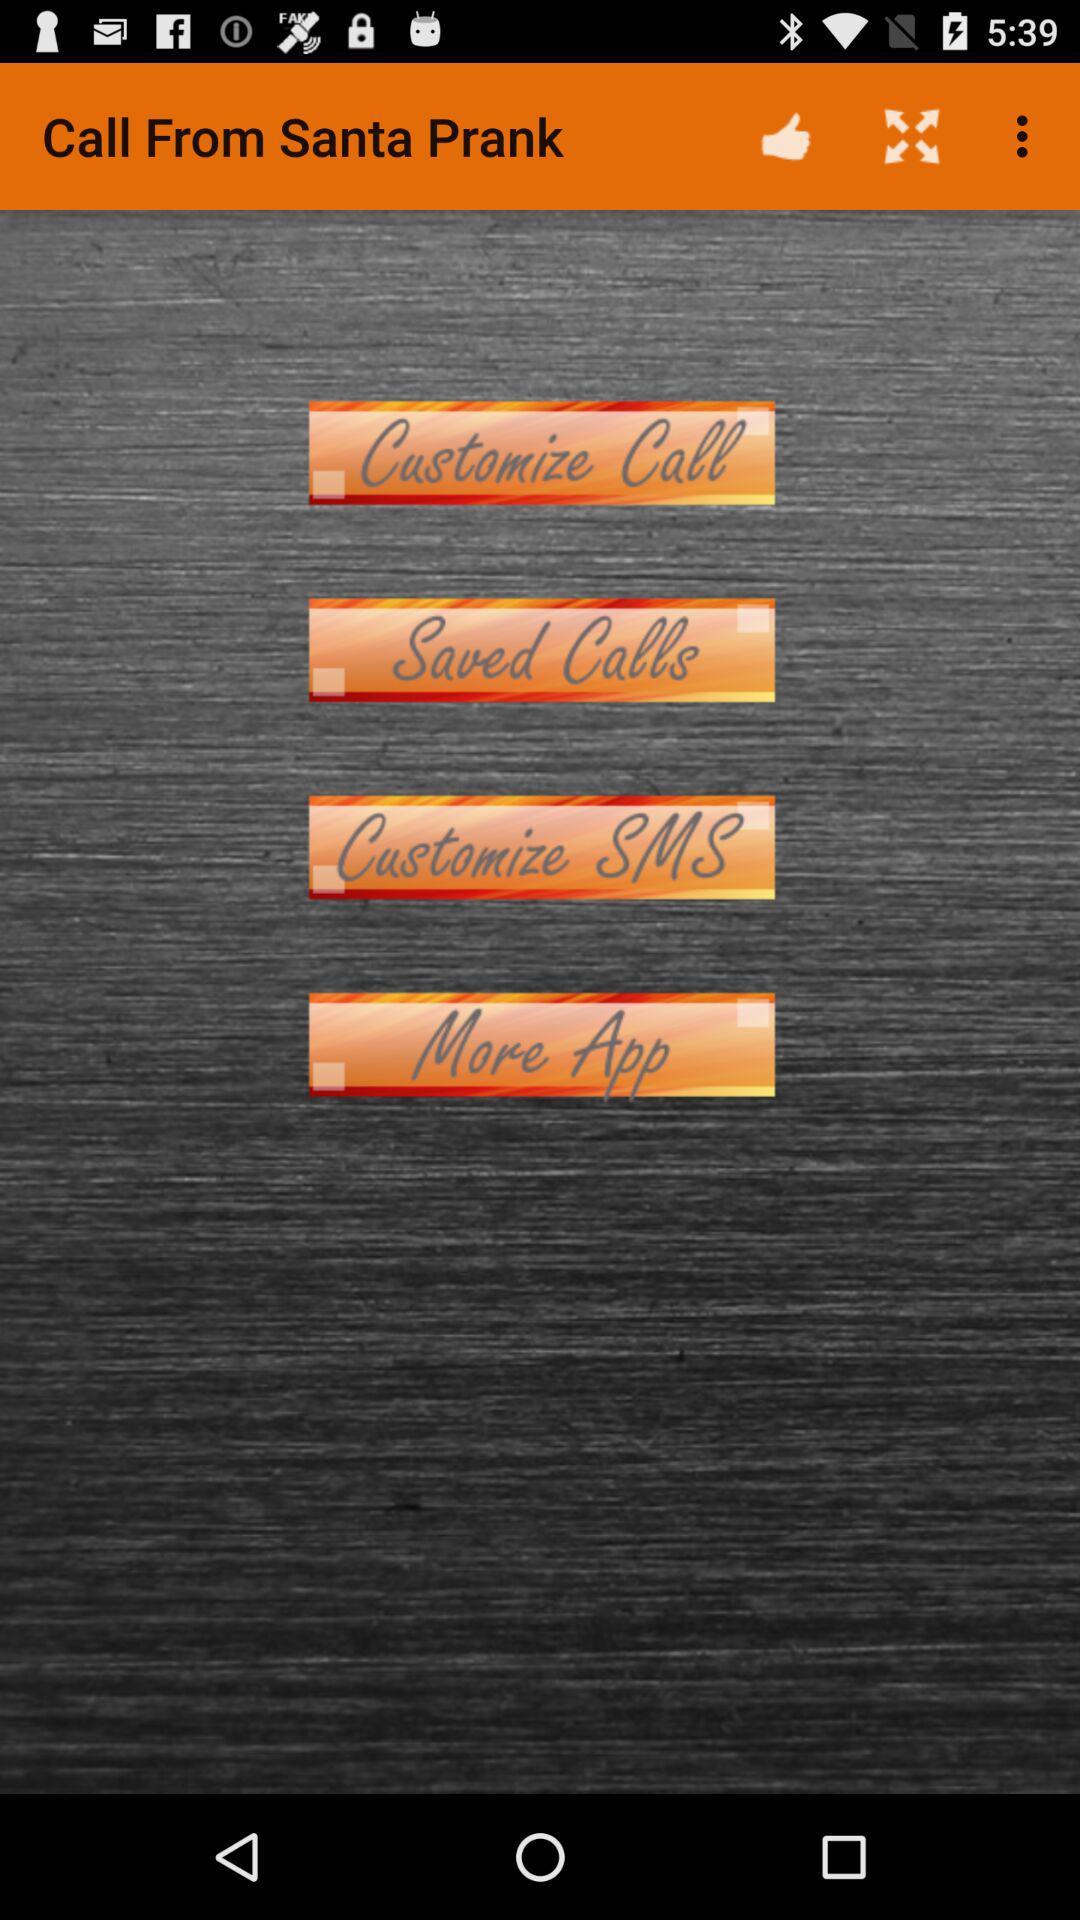 The height and width of the screenshot is (1920, 1080). I want to click on send custom sms, so click(540, 847).